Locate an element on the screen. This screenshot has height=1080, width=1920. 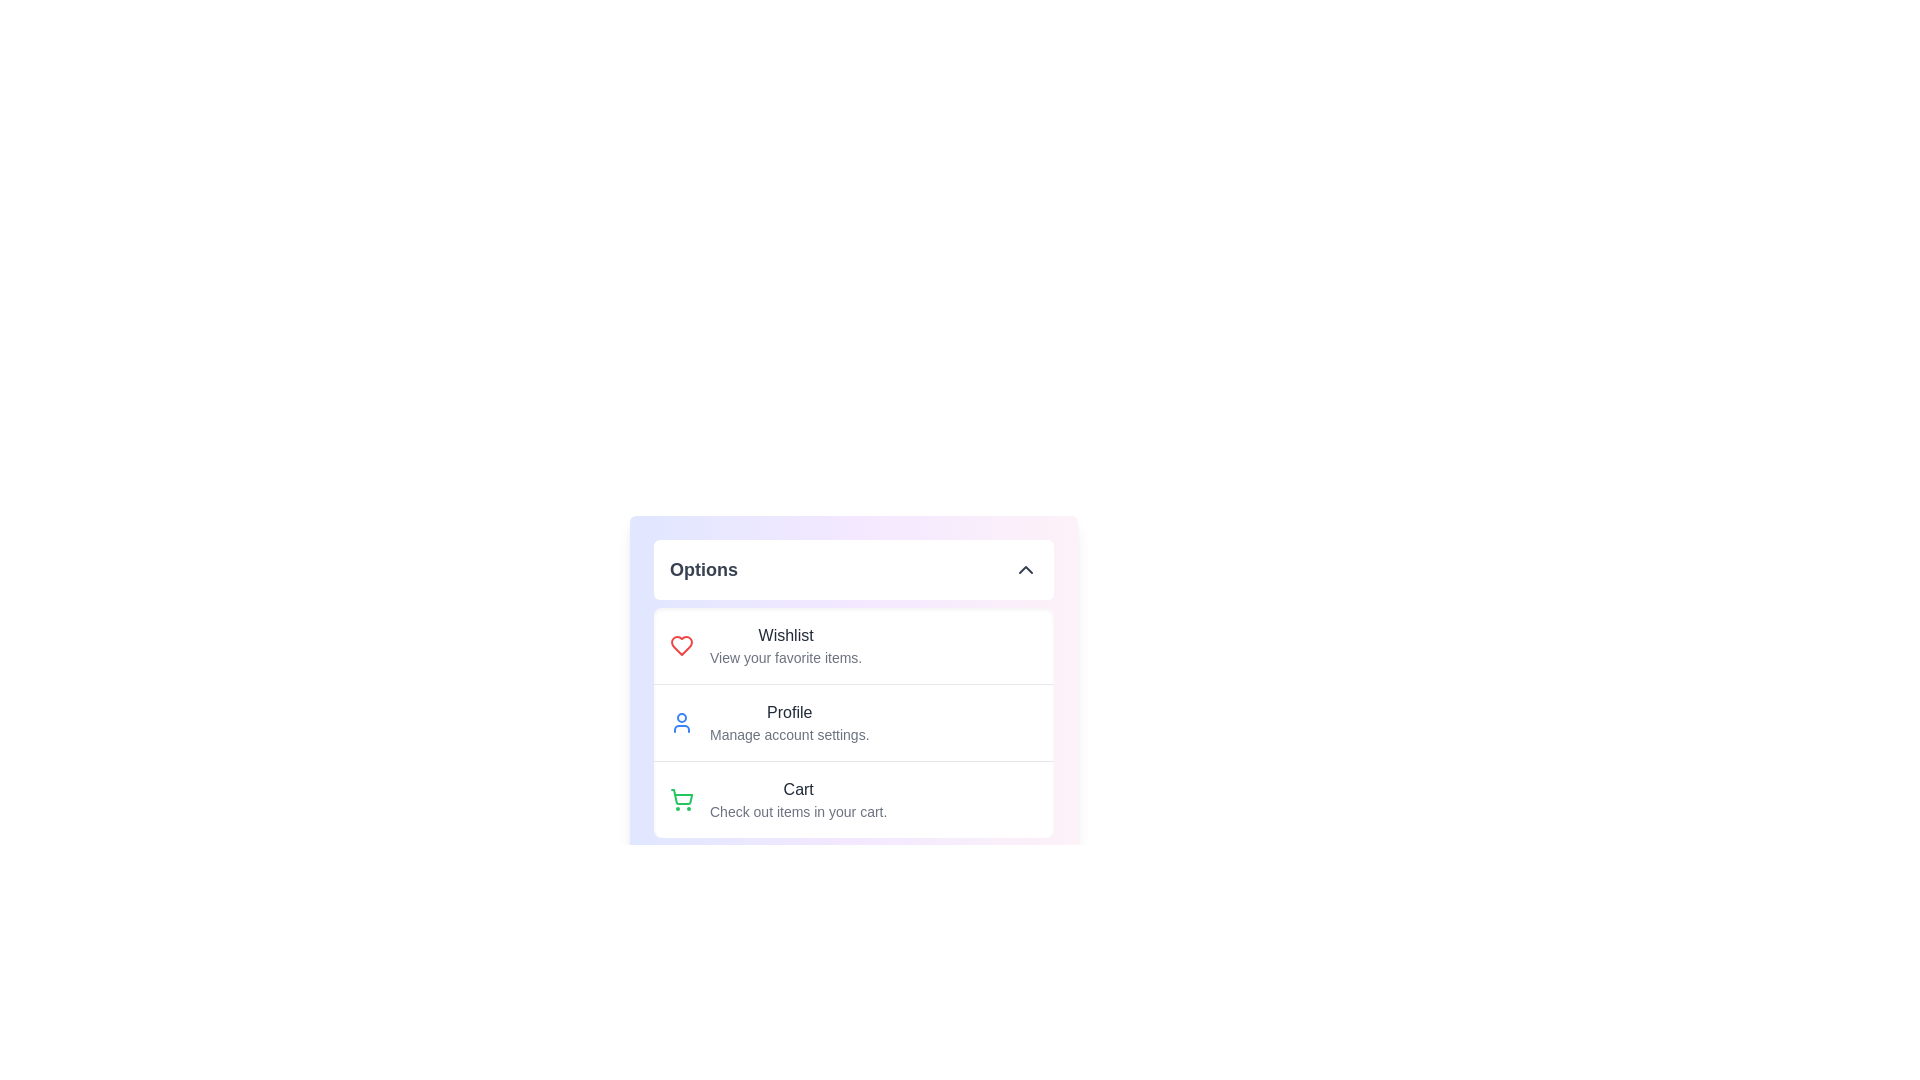
the 'Wishlist' menu item to view your favorite items is located at coordinates (785, 636).